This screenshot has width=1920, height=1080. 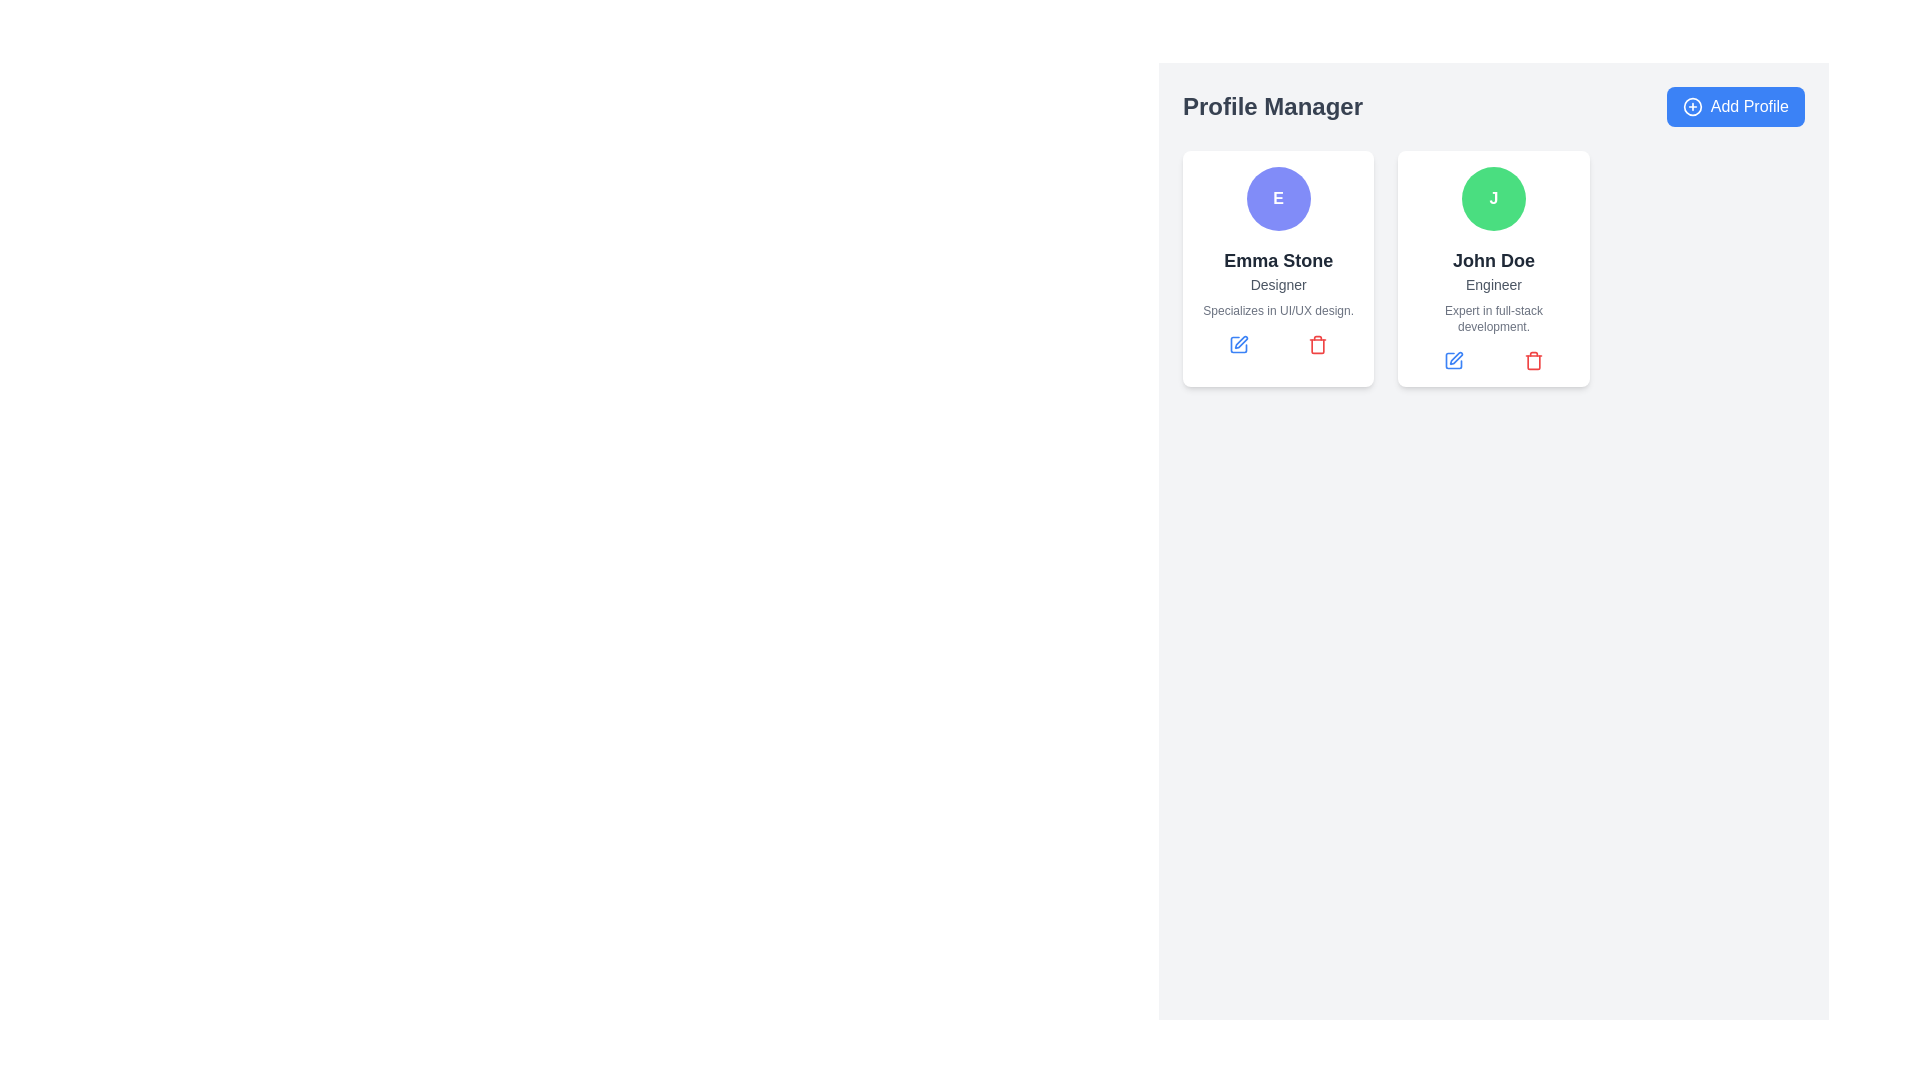 What do you see at coordinates (1277, 285) in the screenshot?
I see `the text label displaying 'Designer', which is located beneath the name 'Emma Stone' and above the description 'Specializes in UI/UX design'` at bounding box center [1277, 285].